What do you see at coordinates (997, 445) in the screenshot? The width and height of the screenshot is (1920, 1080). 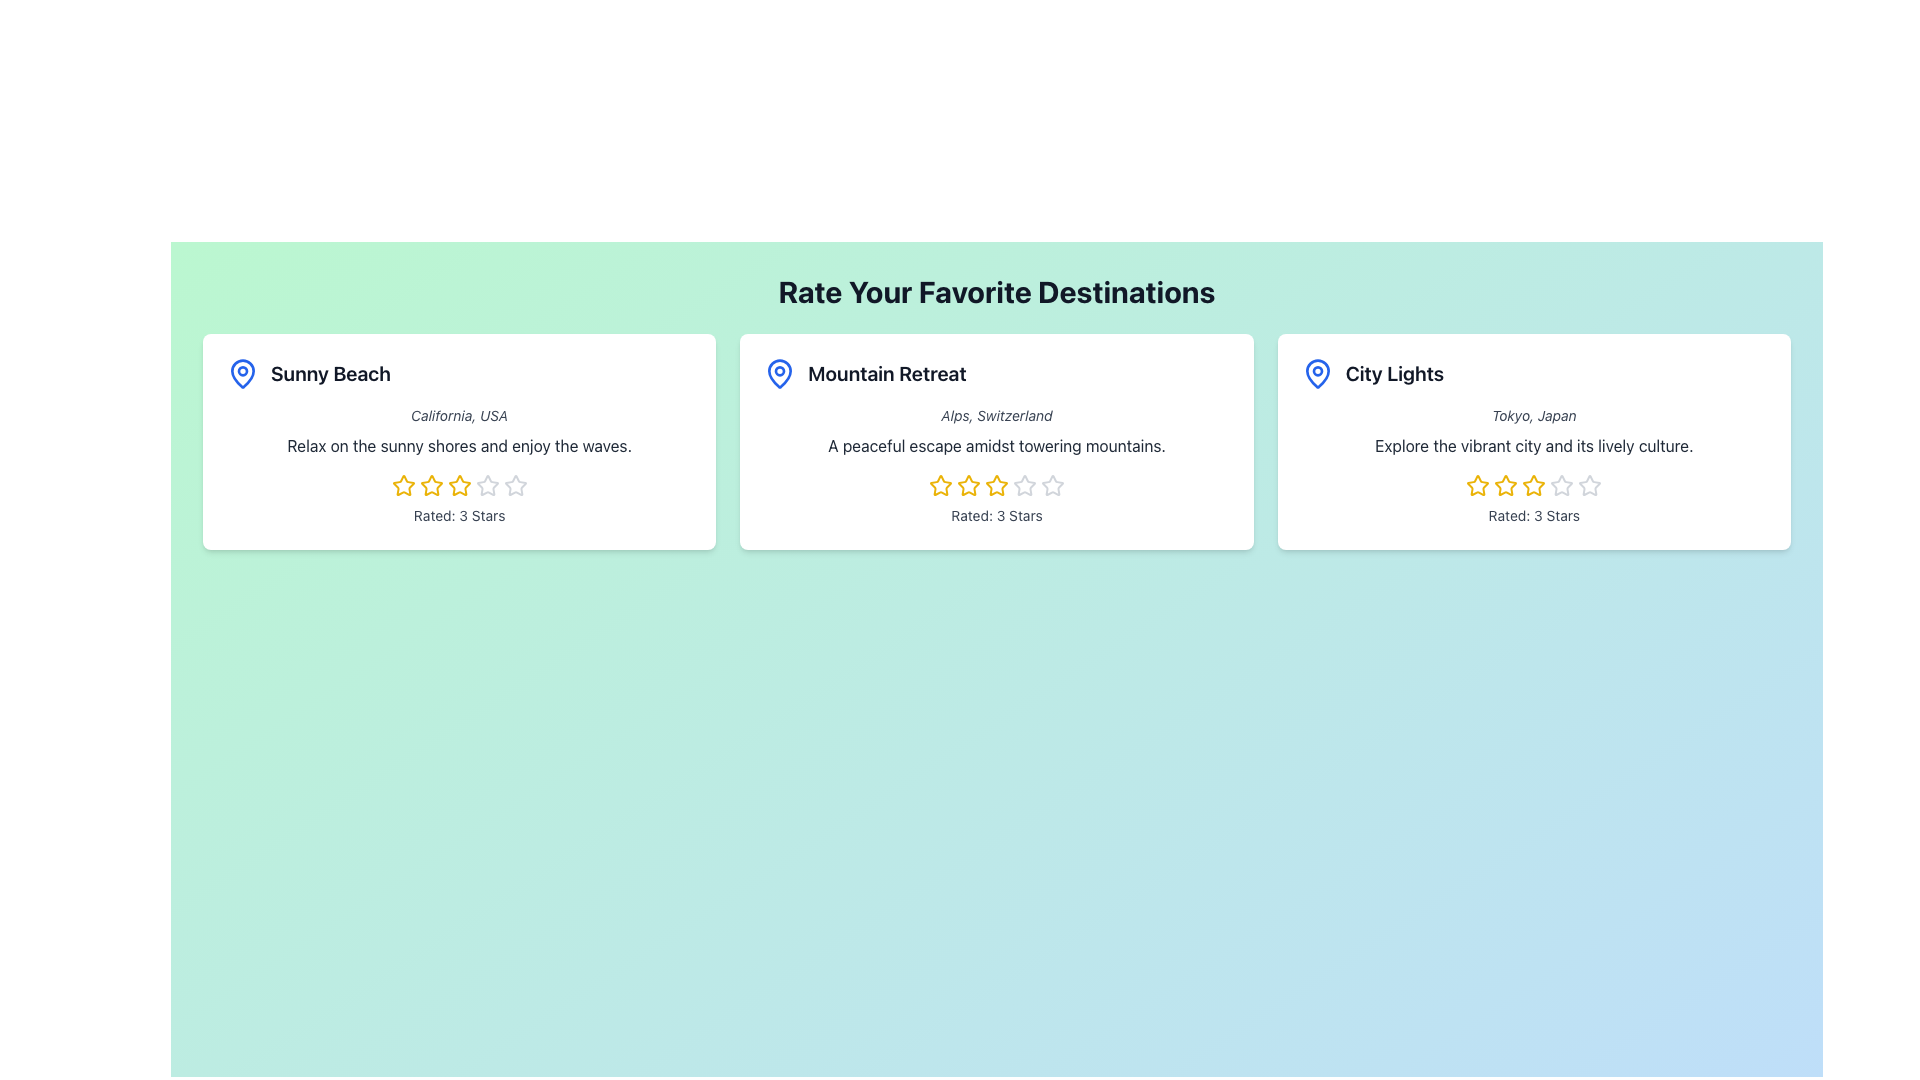 I see `the text element providing descriptive information about the destination 'Mountain Retreat'` at bounding box center [997, 445].